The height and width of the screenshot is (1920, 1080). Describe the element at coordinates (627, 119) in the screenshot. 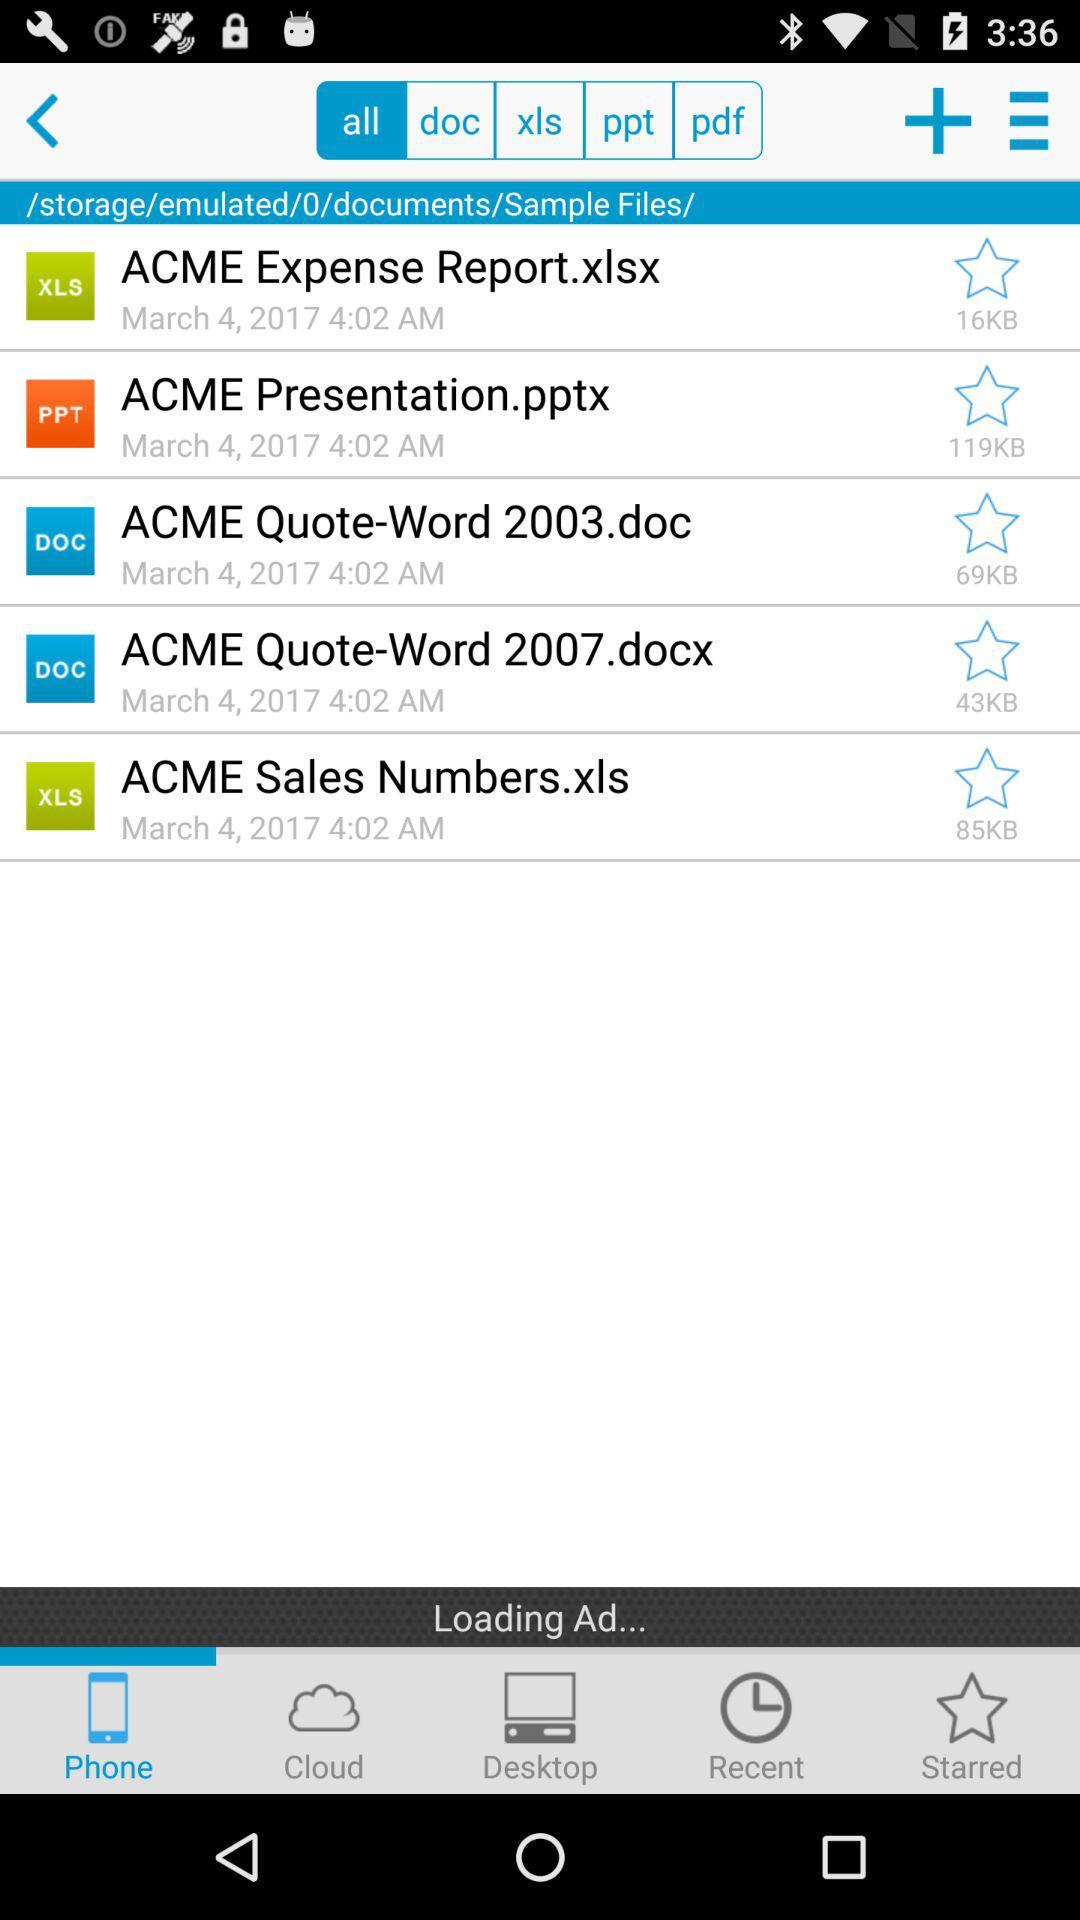

I see `the icon next to xls` at that location.